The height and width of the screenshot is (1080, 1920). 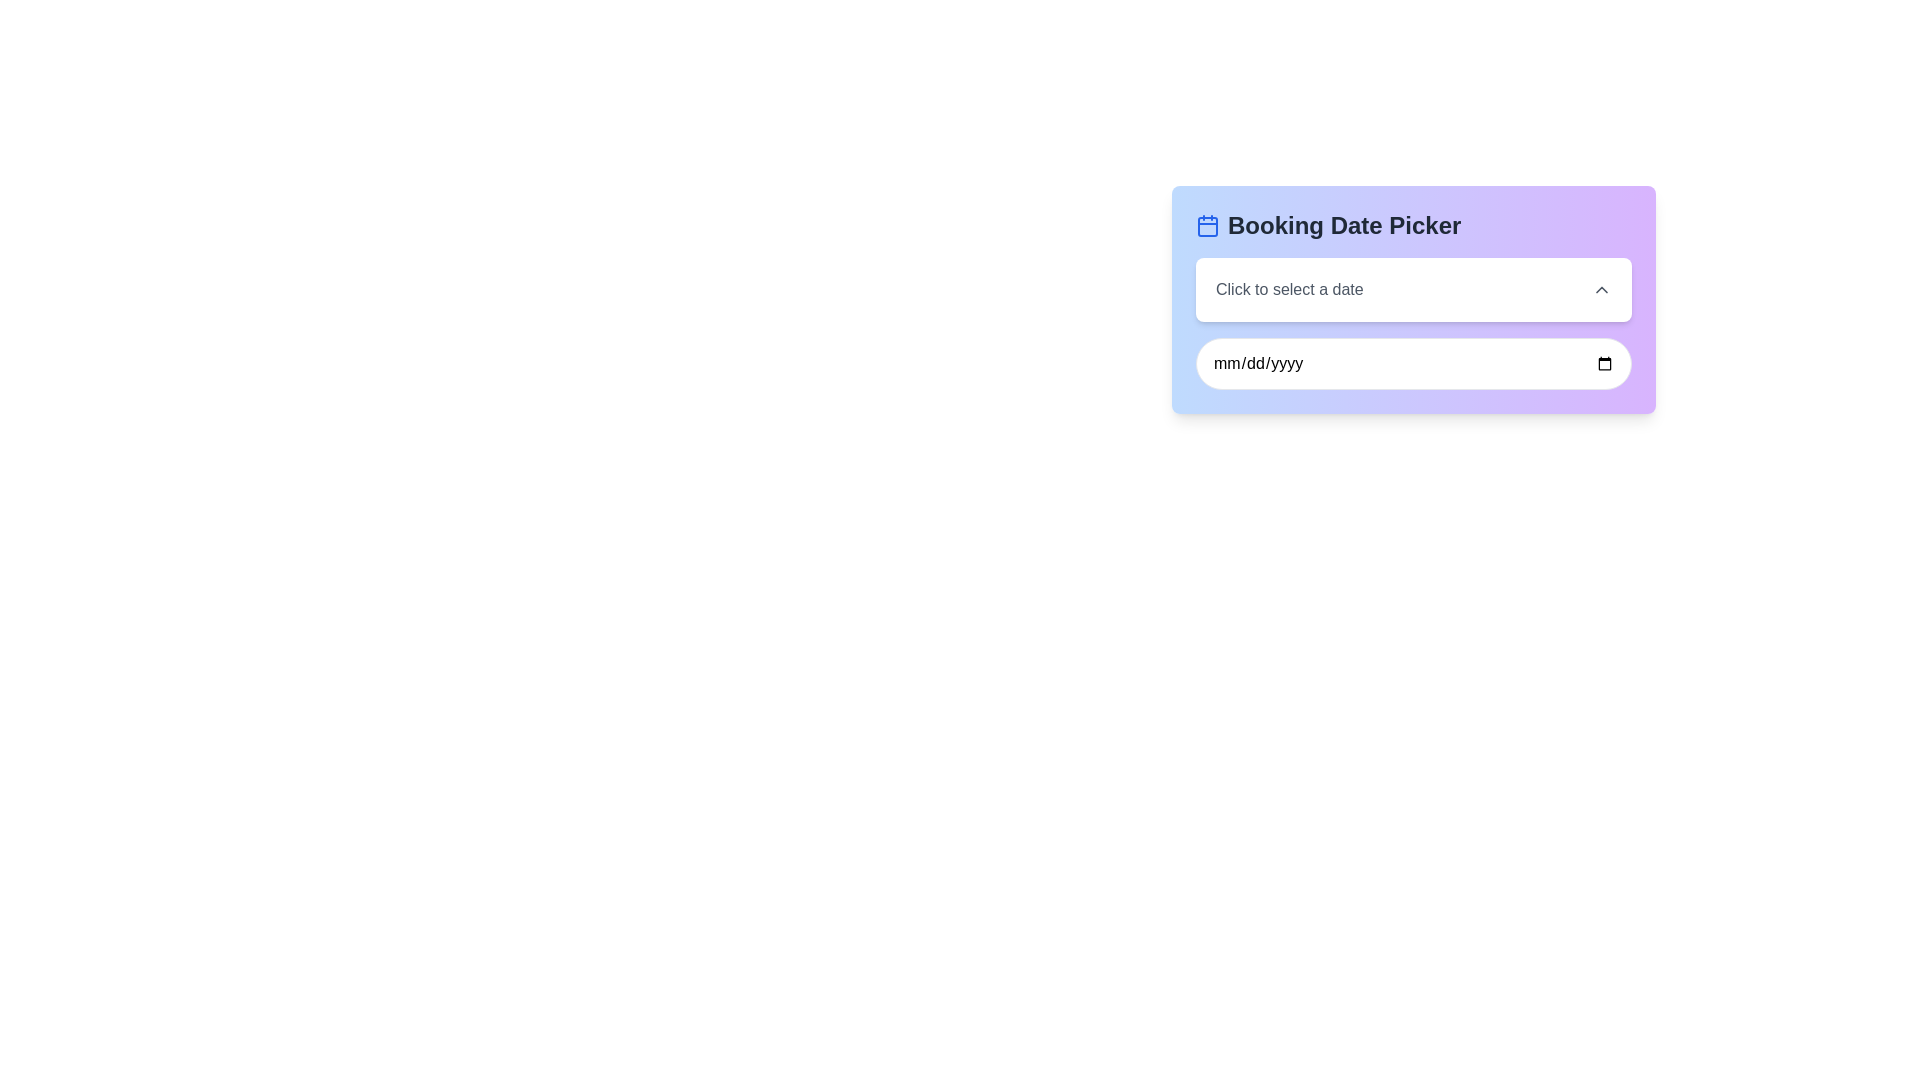 What do you see at coordinates (1602, 289) in the screenshot?
I see `the chevron icon located on the right side of the 'Click` at bounding box center [1602, 289].